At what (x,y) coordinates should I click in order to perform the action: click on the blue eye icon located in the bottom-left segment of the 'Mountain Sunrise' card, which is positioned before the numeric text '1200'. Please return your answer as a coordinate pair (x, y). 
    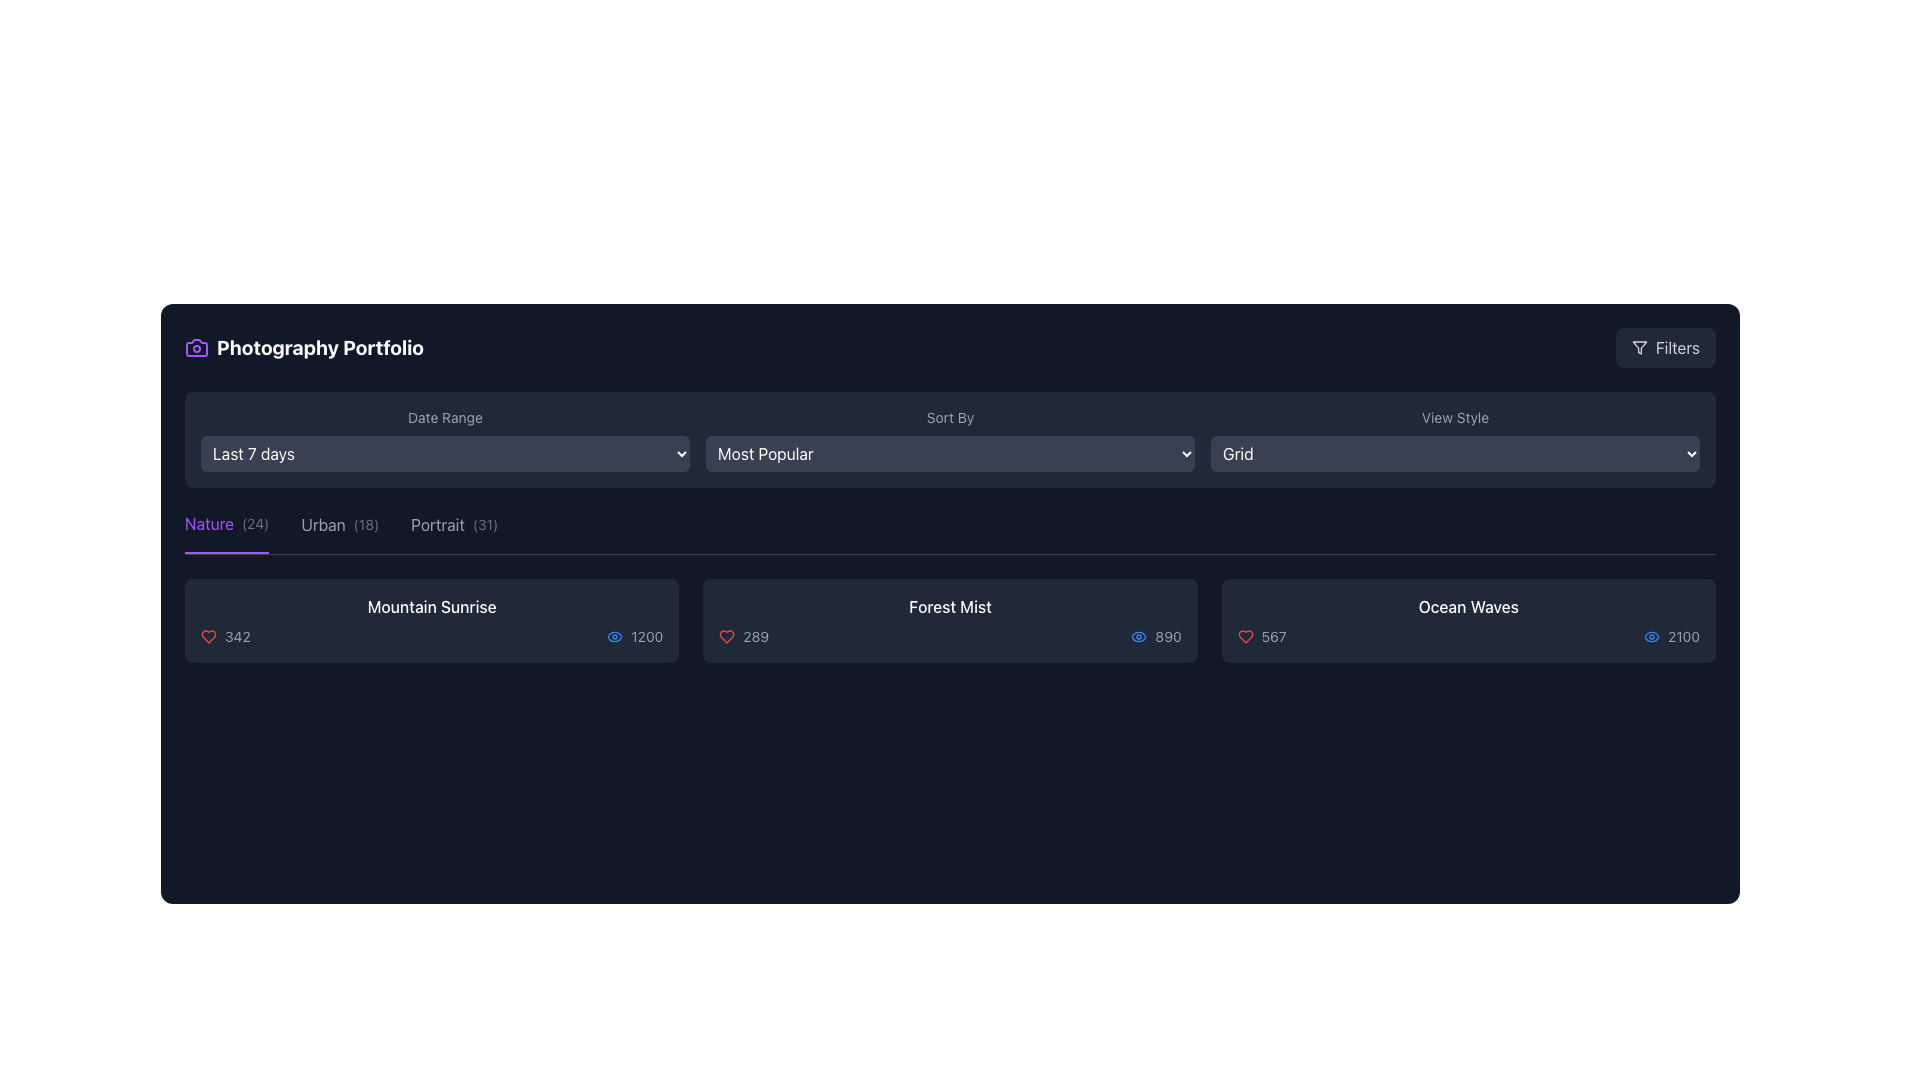
    Looking at the image, I should click on (614, 636).